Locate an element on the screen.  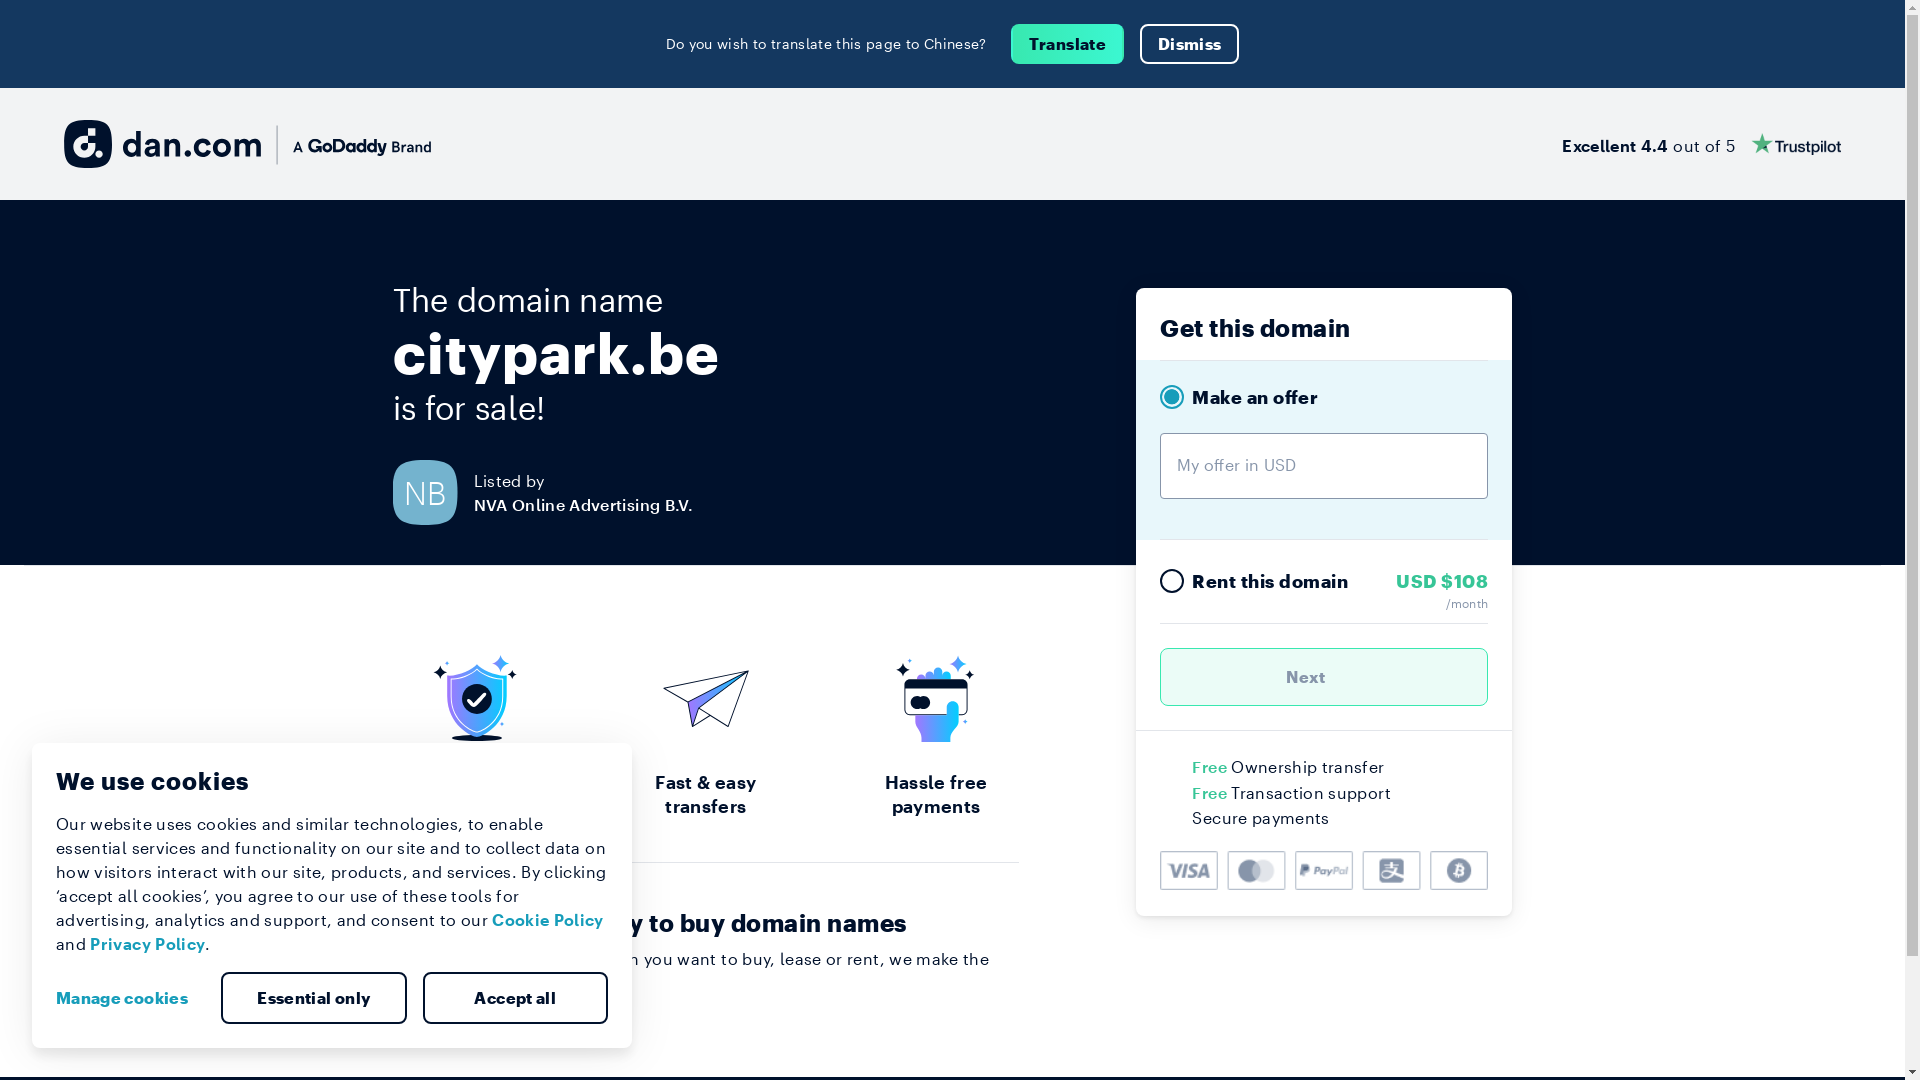
'Privacy Policy' is located at coordinates (89, 943).